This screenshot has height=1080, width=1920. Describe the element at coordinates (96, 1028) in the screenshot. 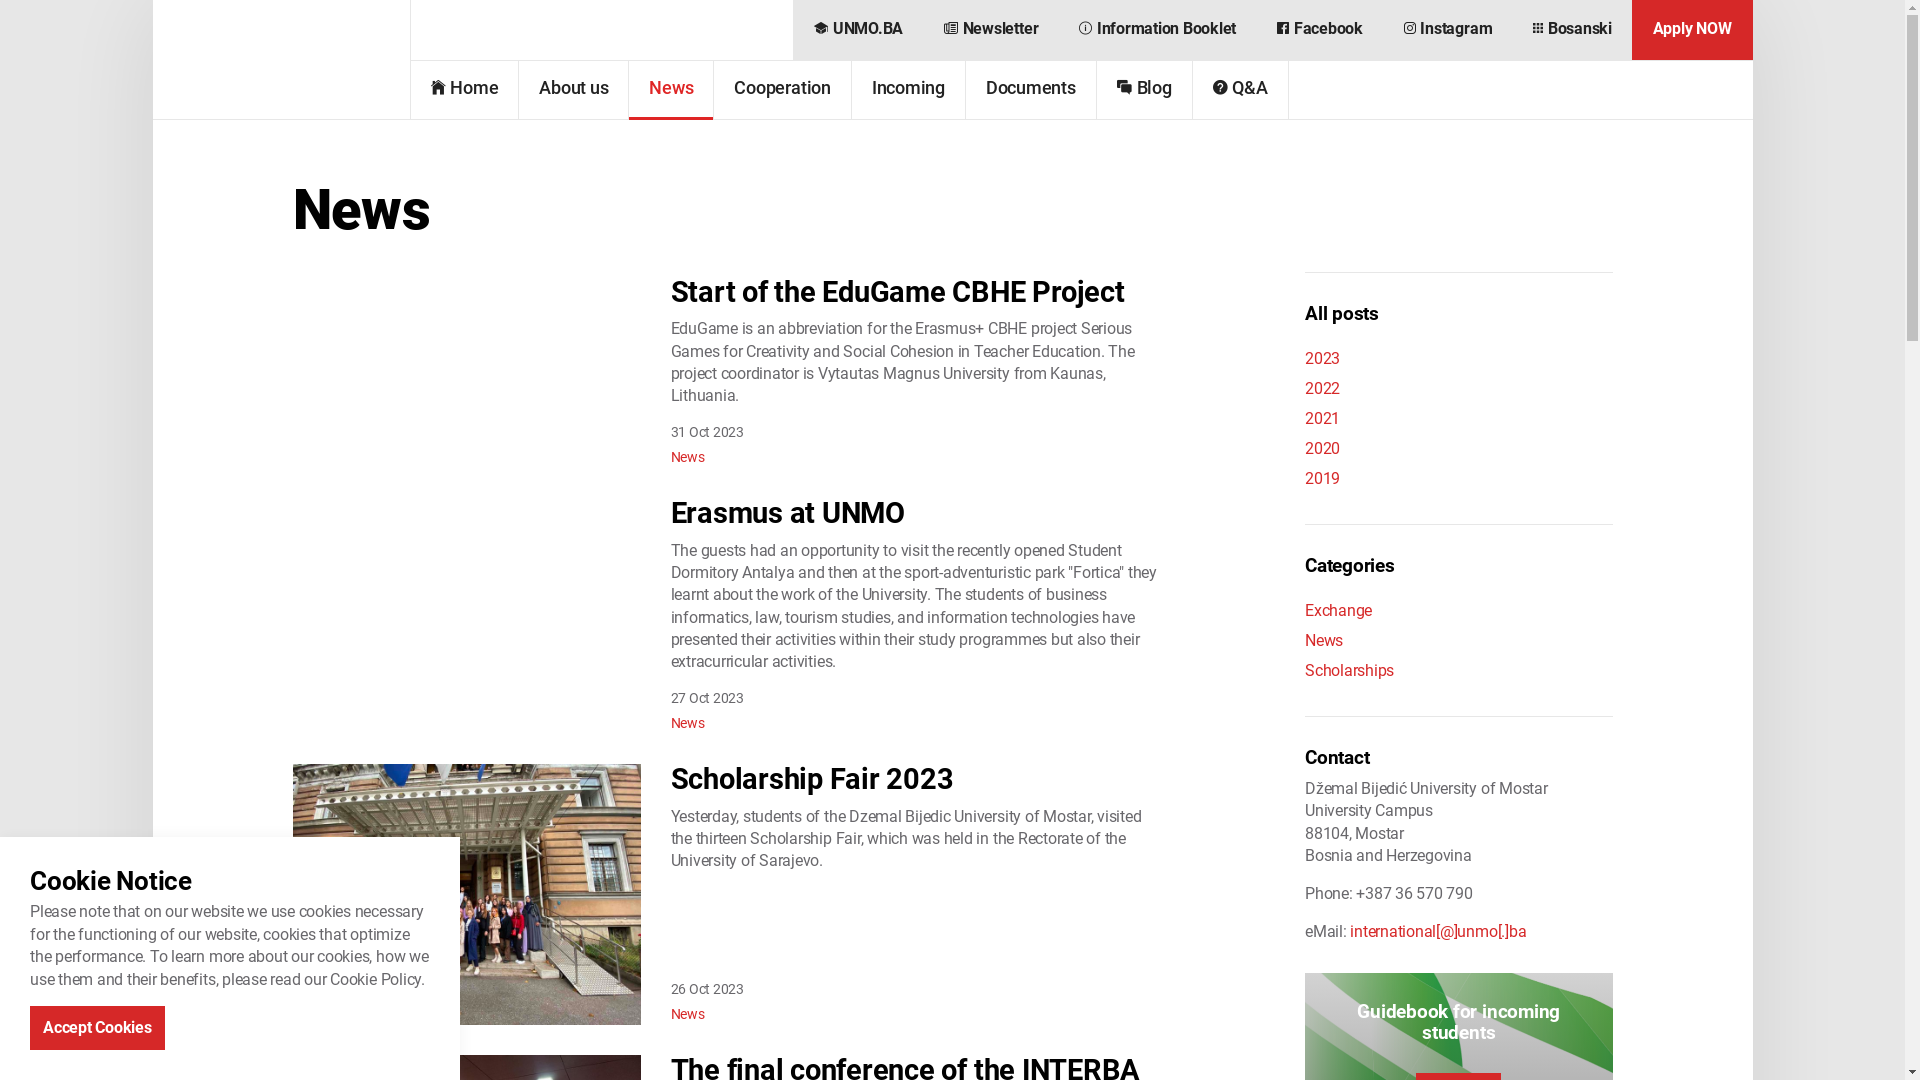

I see `'Accept Cookies'` at that location.